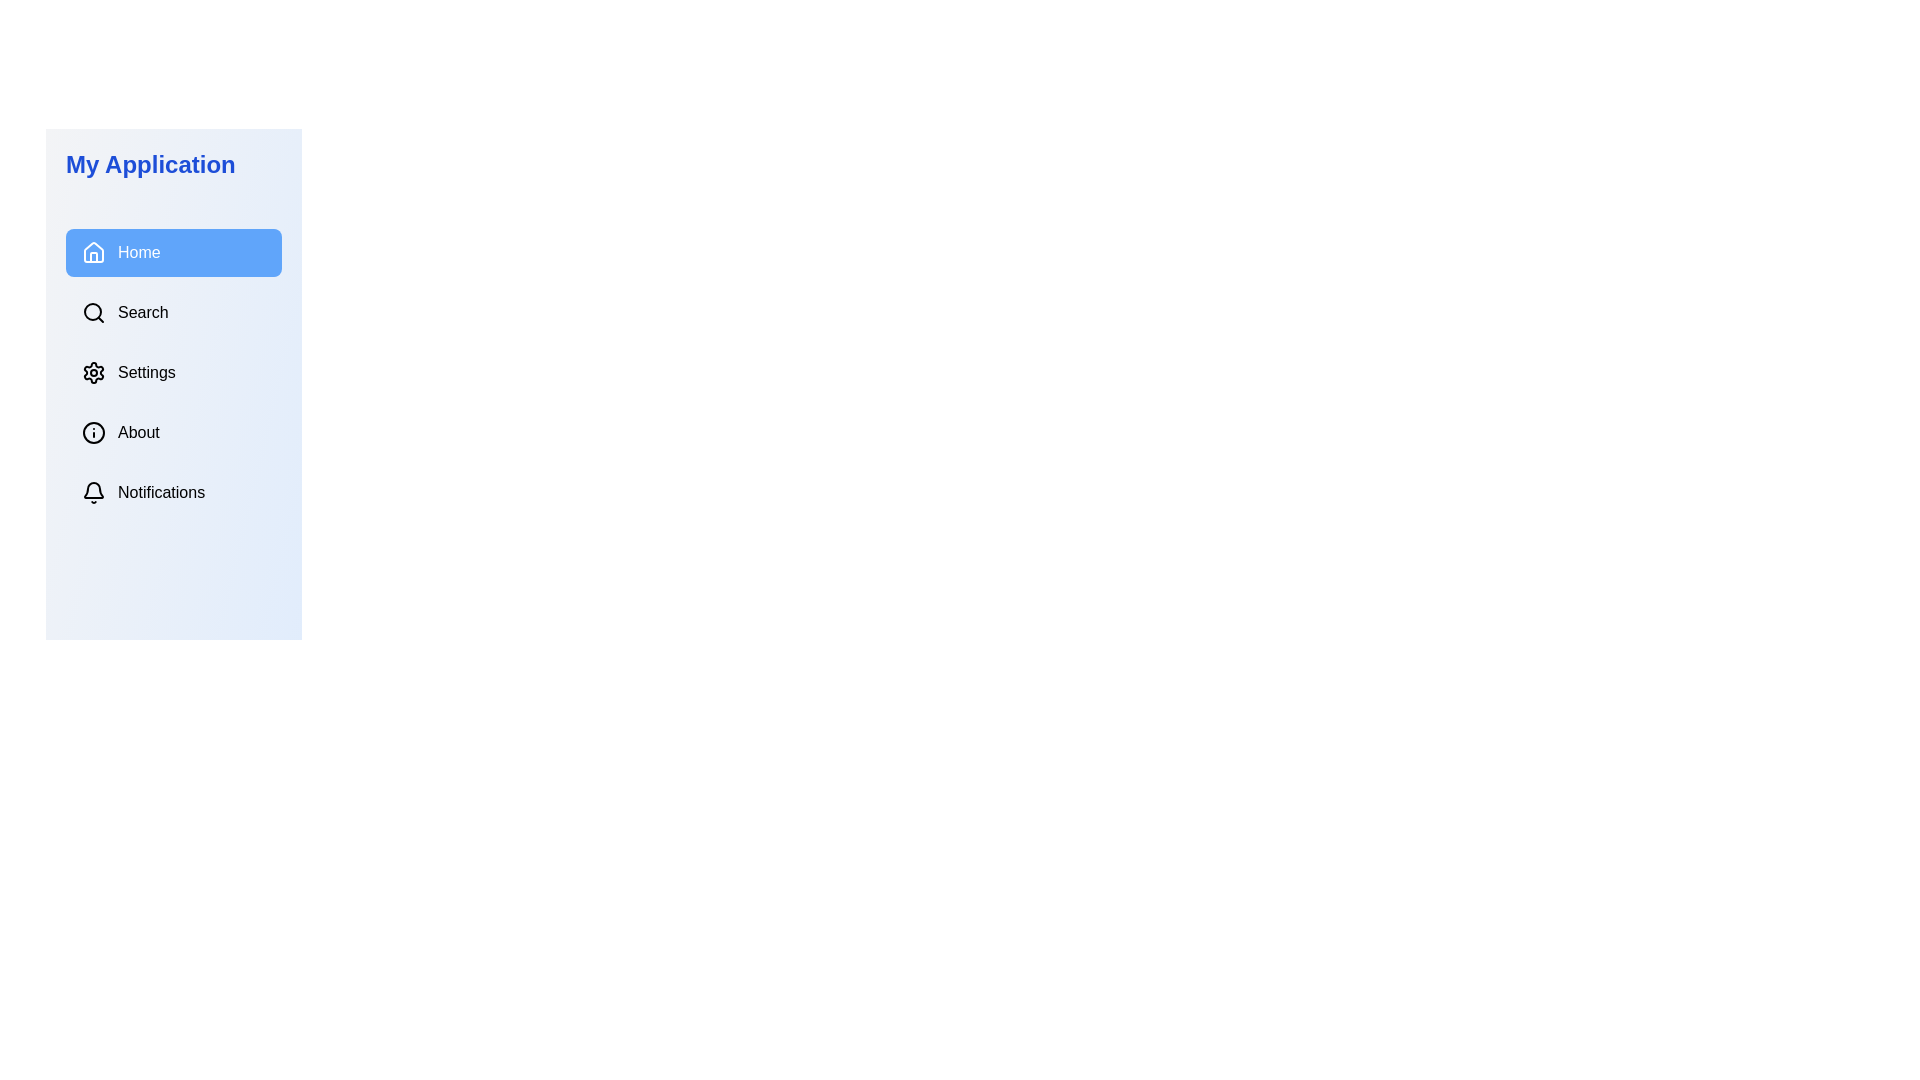 Image resolution: width=1920 pixels, height=1080 pixels. I want to click on the information indicator icon located inside the 'About' section in the left sidebar of the application interface, so click(93, 431).